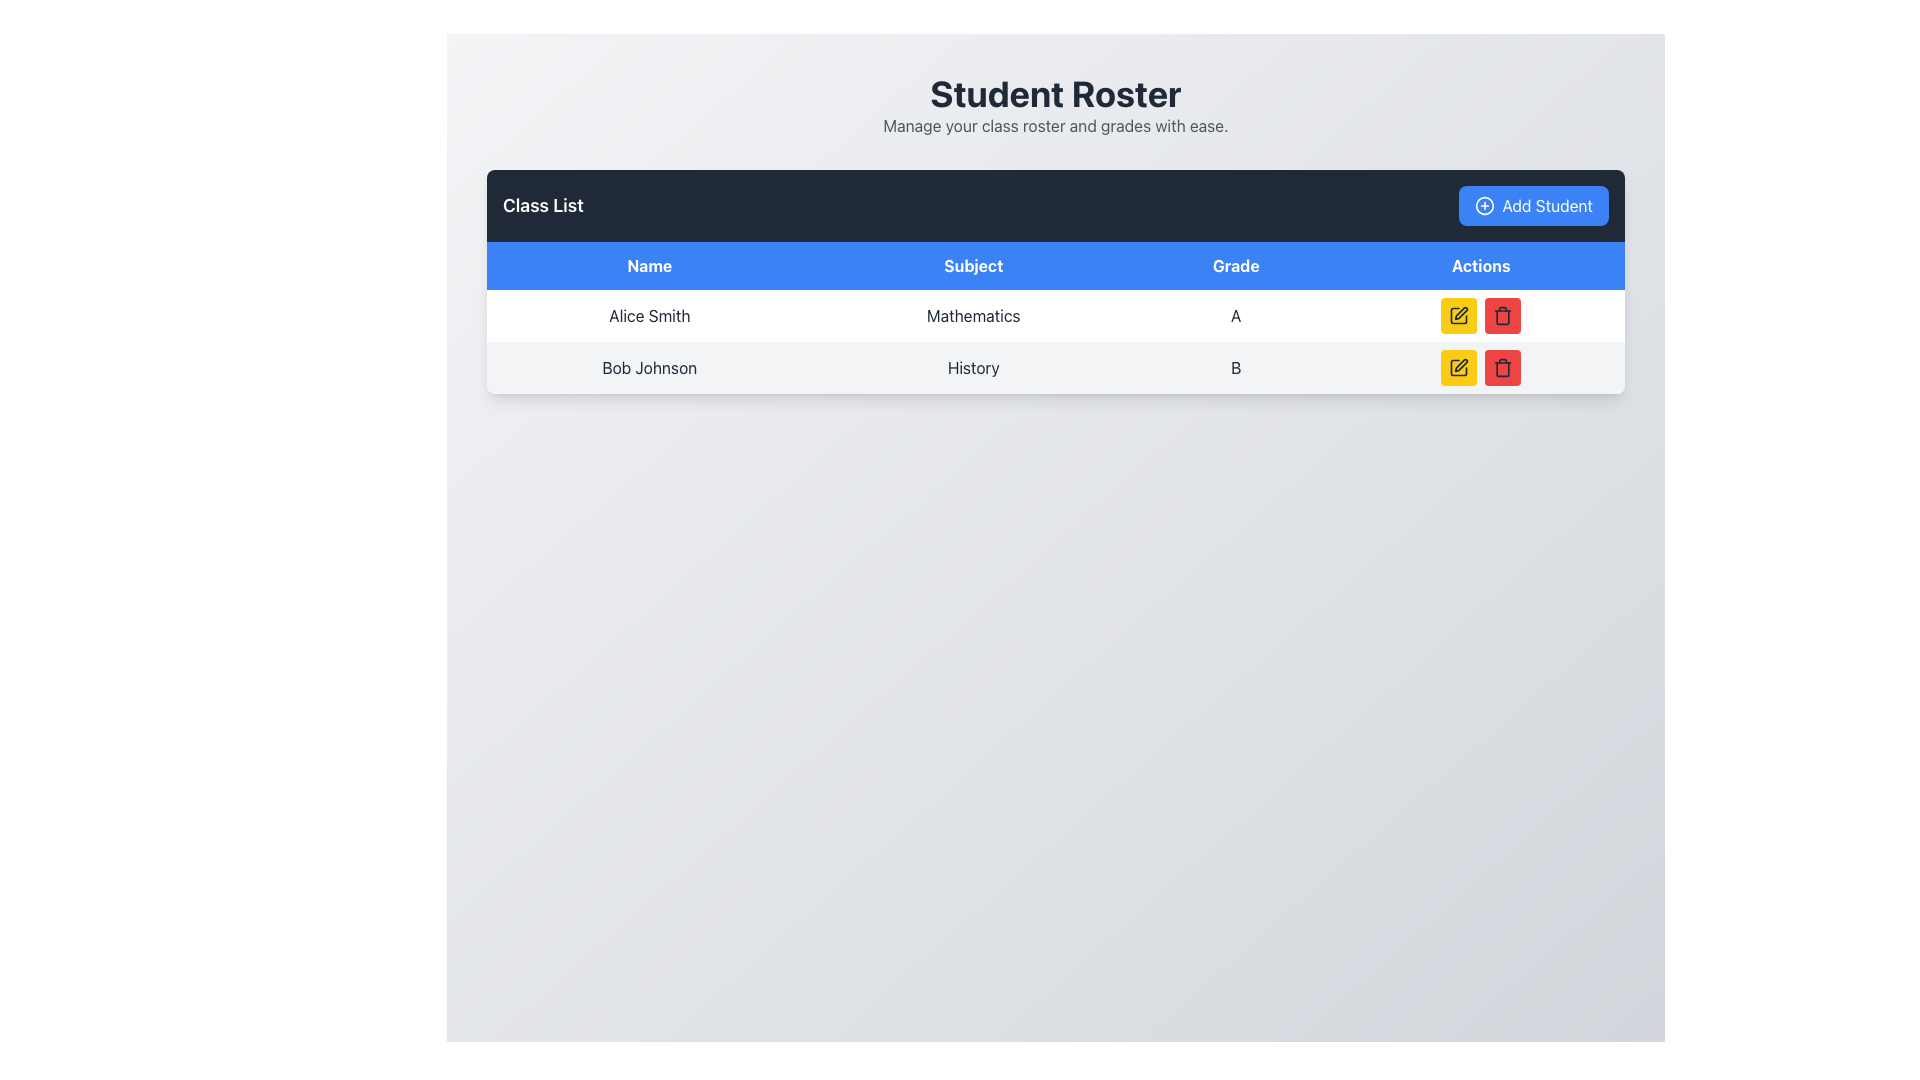 The width and height of the screenshot is (1920, 1080). I want to click on label text of the 'Subject' column header in the table, which is the second column header positioned horizontally between 'Name' and 'Grade', so click(973, 265).